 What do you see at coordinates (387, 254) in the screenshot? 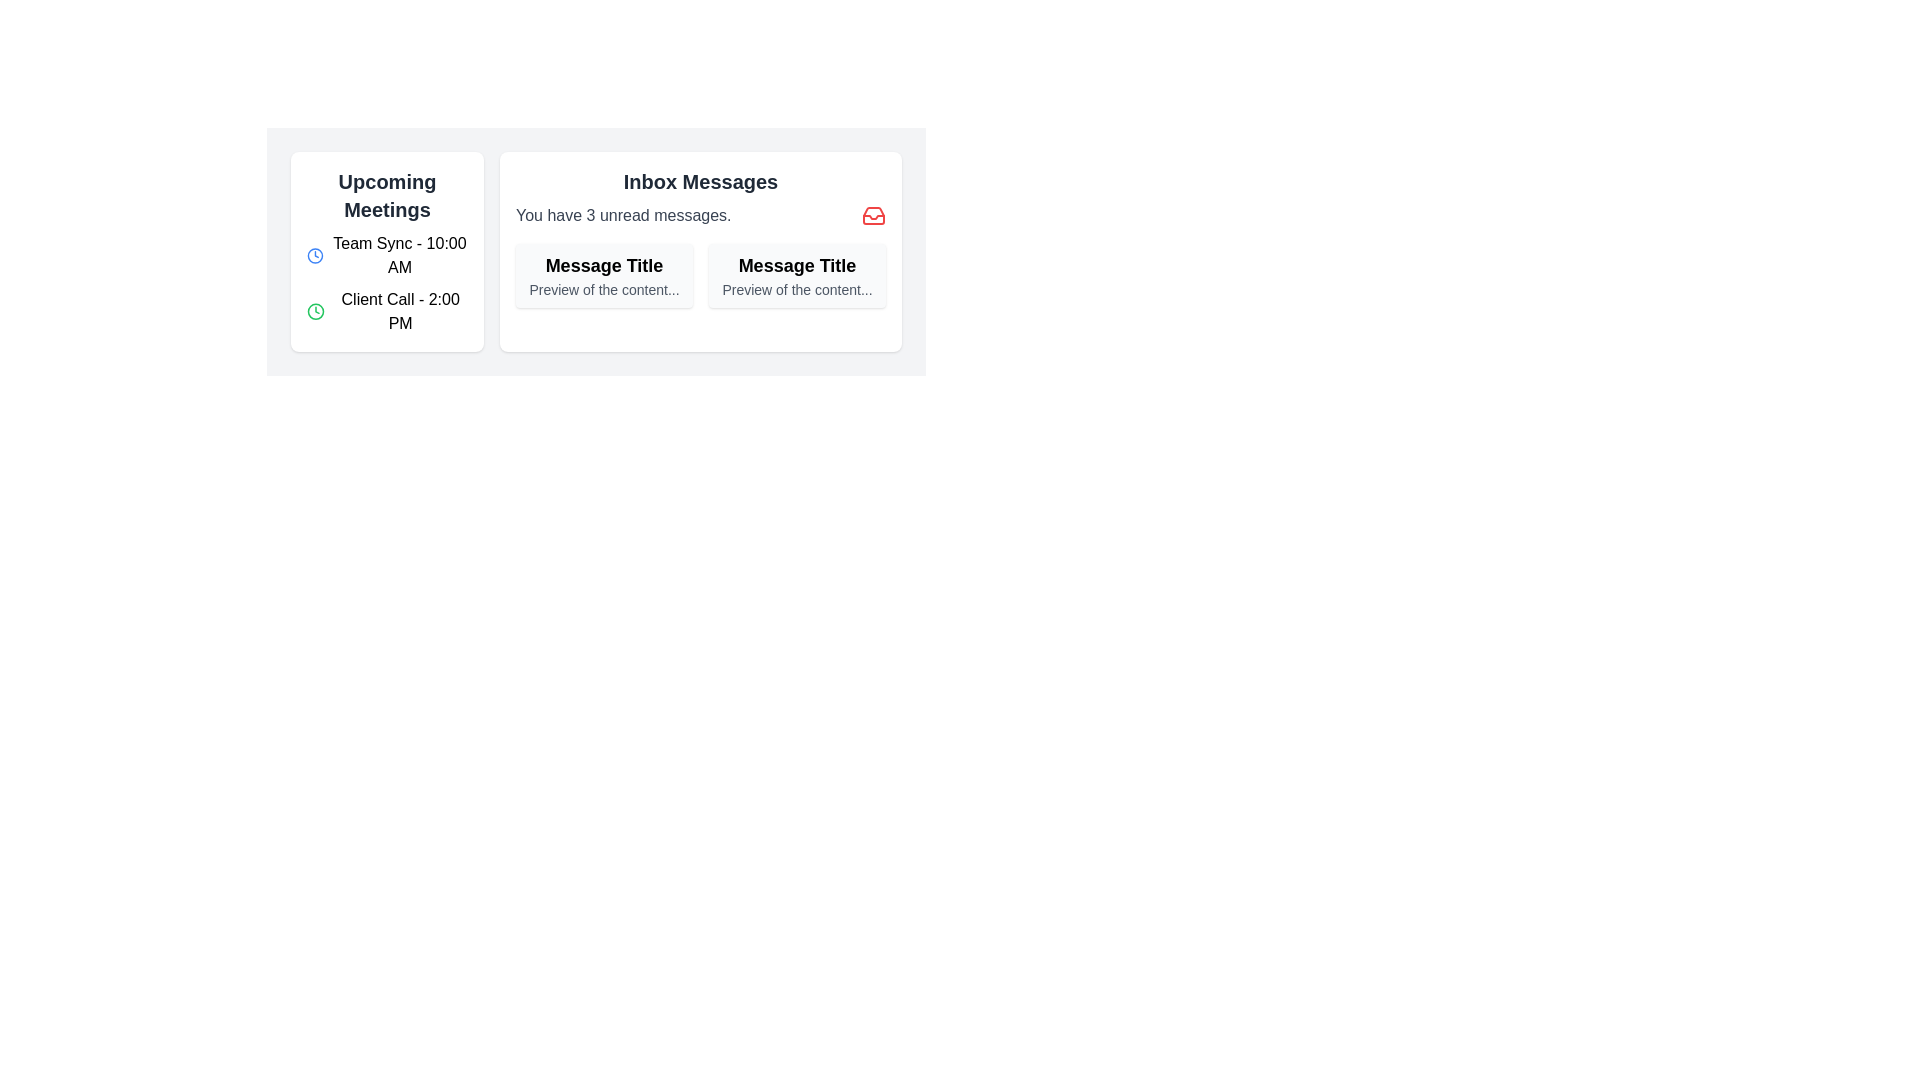
I see `the meeting details displayed as 'Team Sync - 10:00 AM' with a blue clock icon on the left, located at the top of the 'Upcoming Meetings' section` at bounding box center [387, 254].